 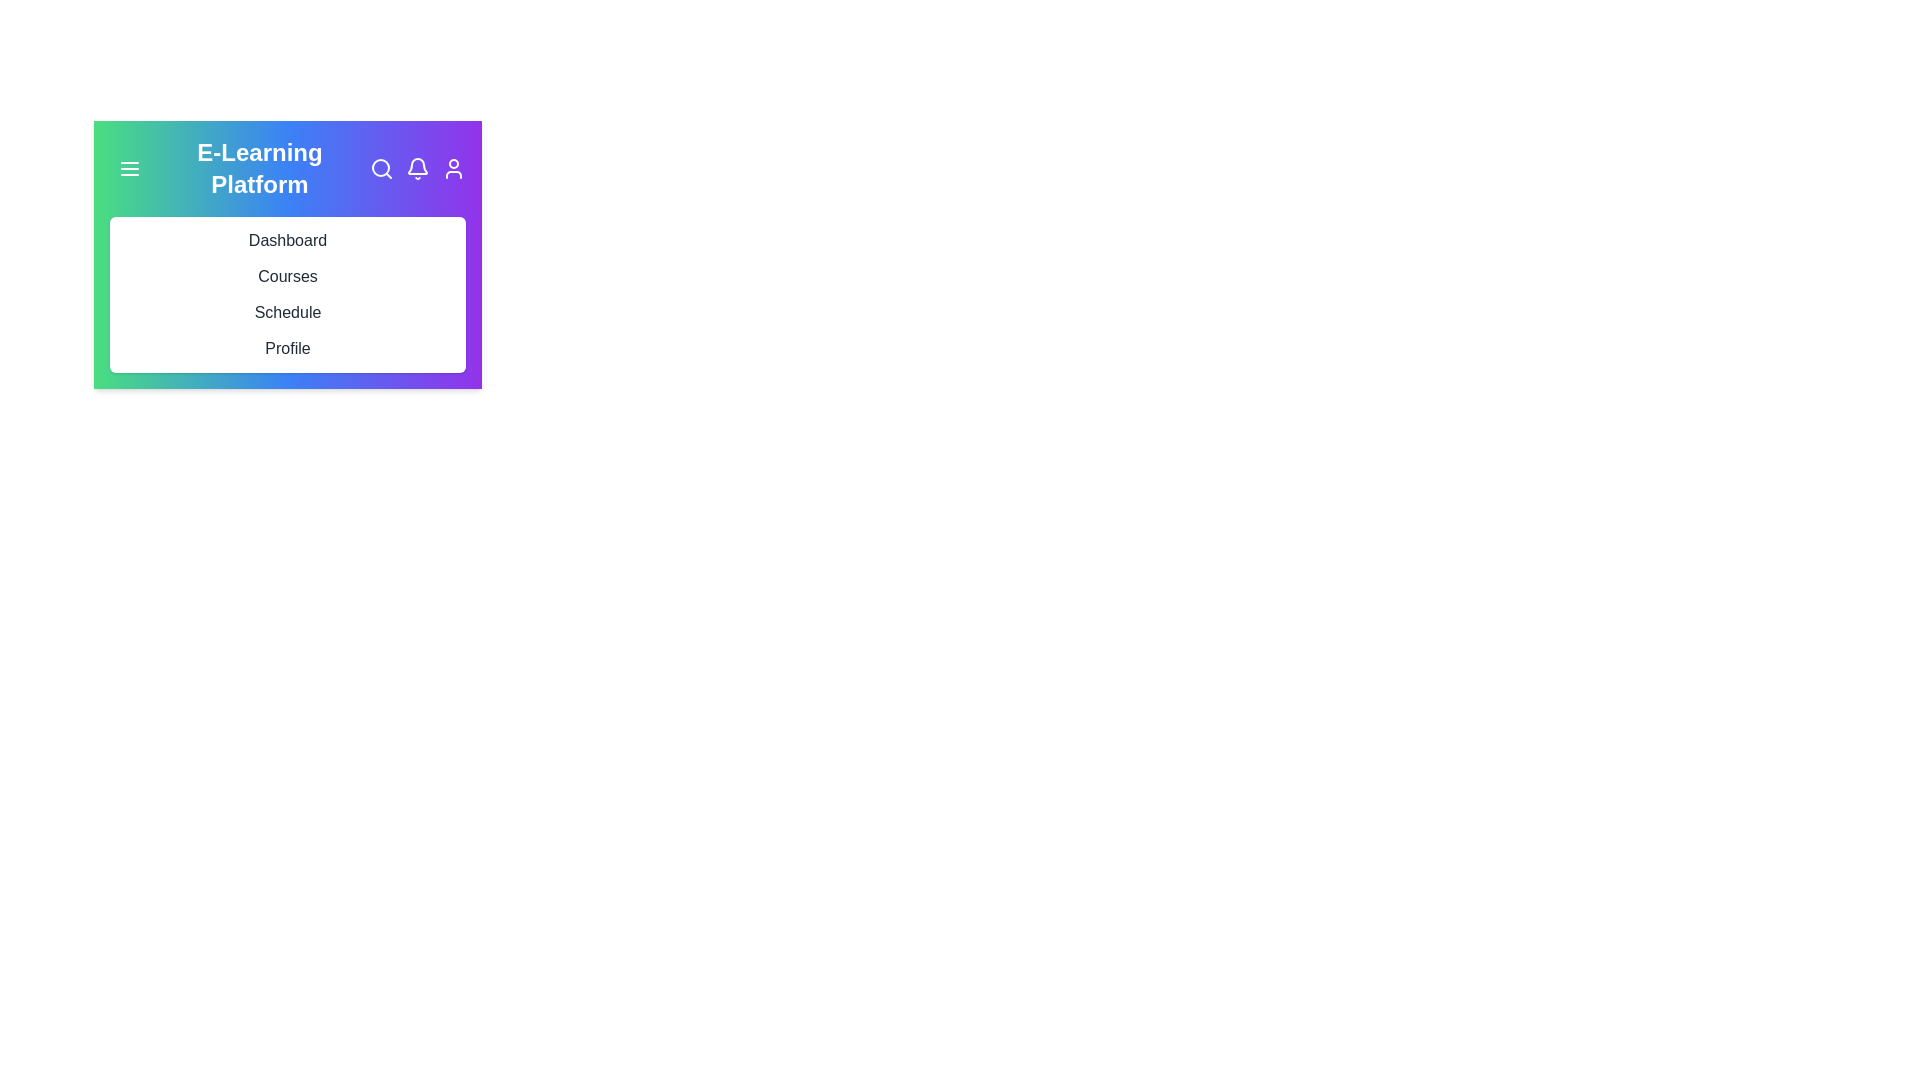 I want to click on the menu item corresponding to Profile, so click(x=287, y=347).